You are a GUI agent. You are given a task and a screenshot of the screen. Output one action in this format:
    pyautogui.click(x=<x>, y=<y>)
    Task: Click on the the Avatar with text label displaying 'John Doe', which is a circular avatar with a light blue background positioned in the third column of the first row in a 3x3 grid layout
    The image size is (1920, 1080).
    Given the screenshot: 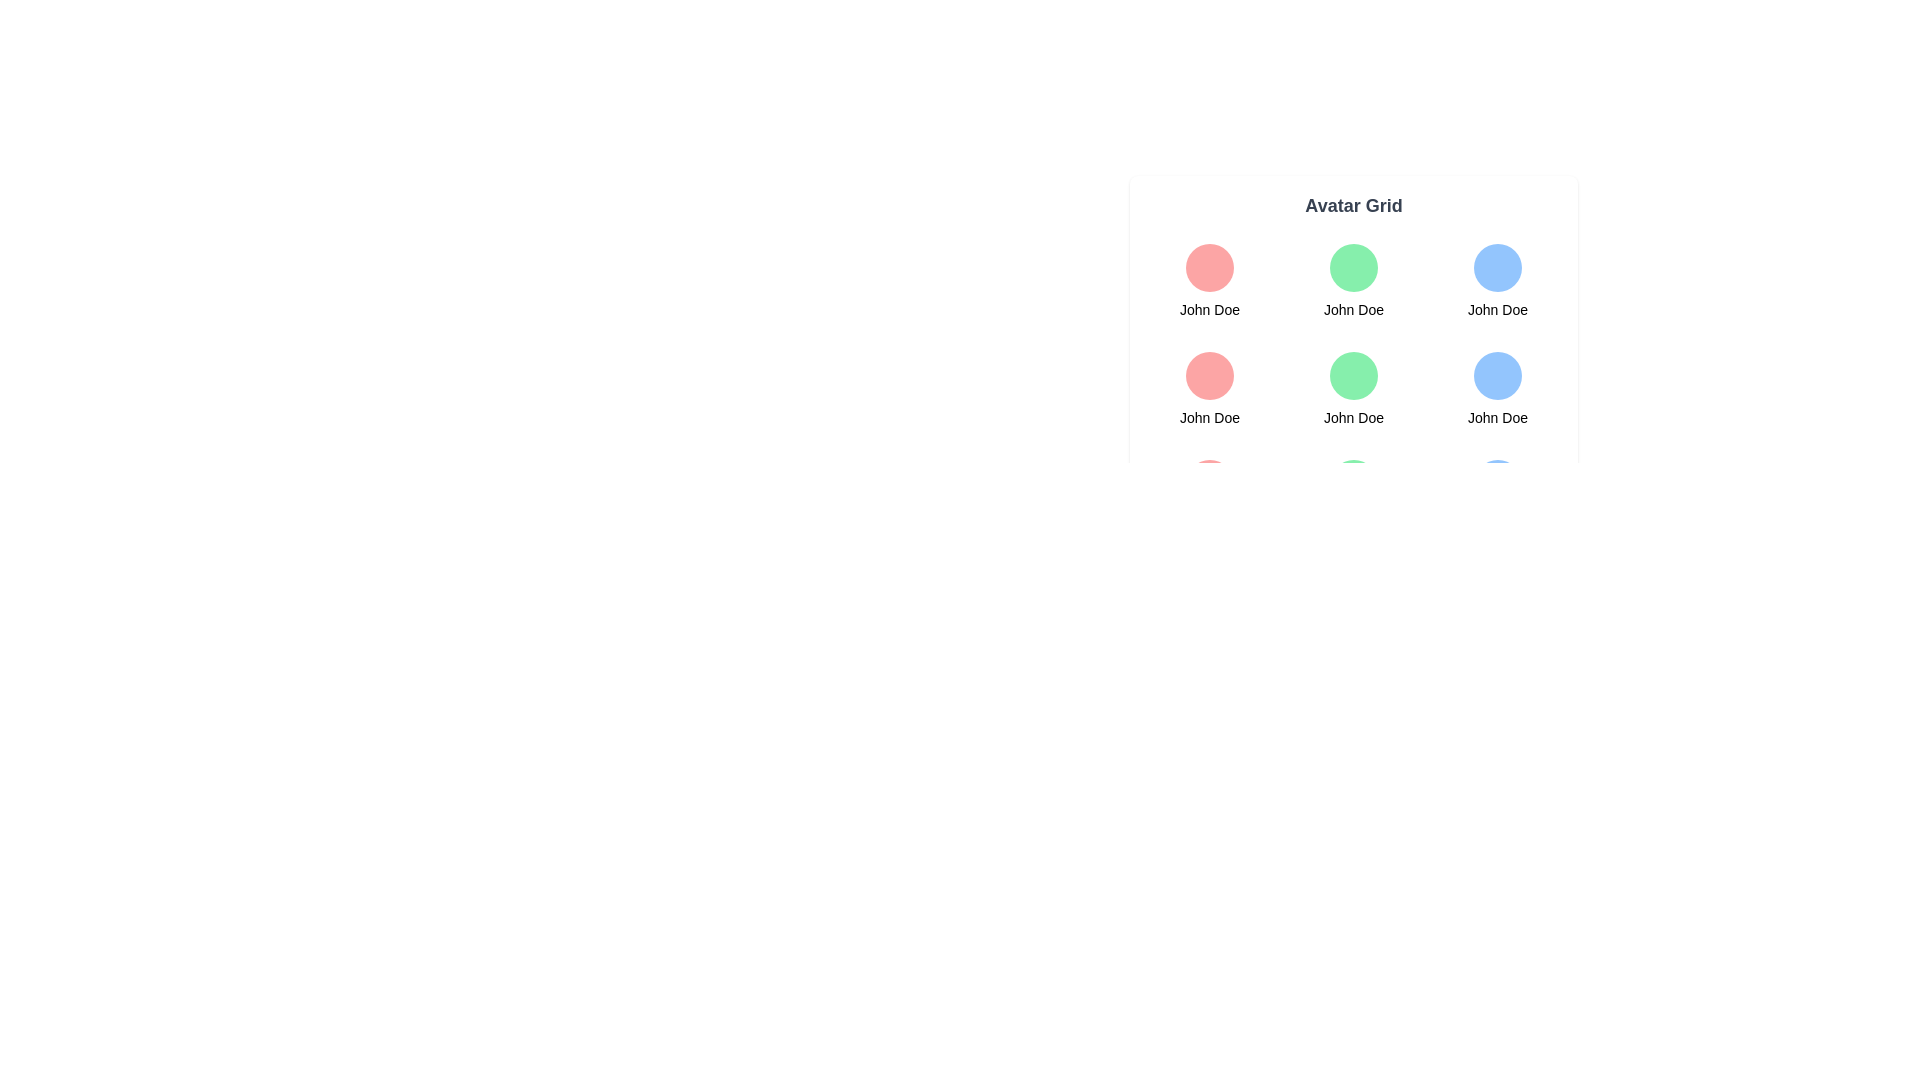 What is the action you would take?
    pyautogui.click(x=1497, y=281)
    